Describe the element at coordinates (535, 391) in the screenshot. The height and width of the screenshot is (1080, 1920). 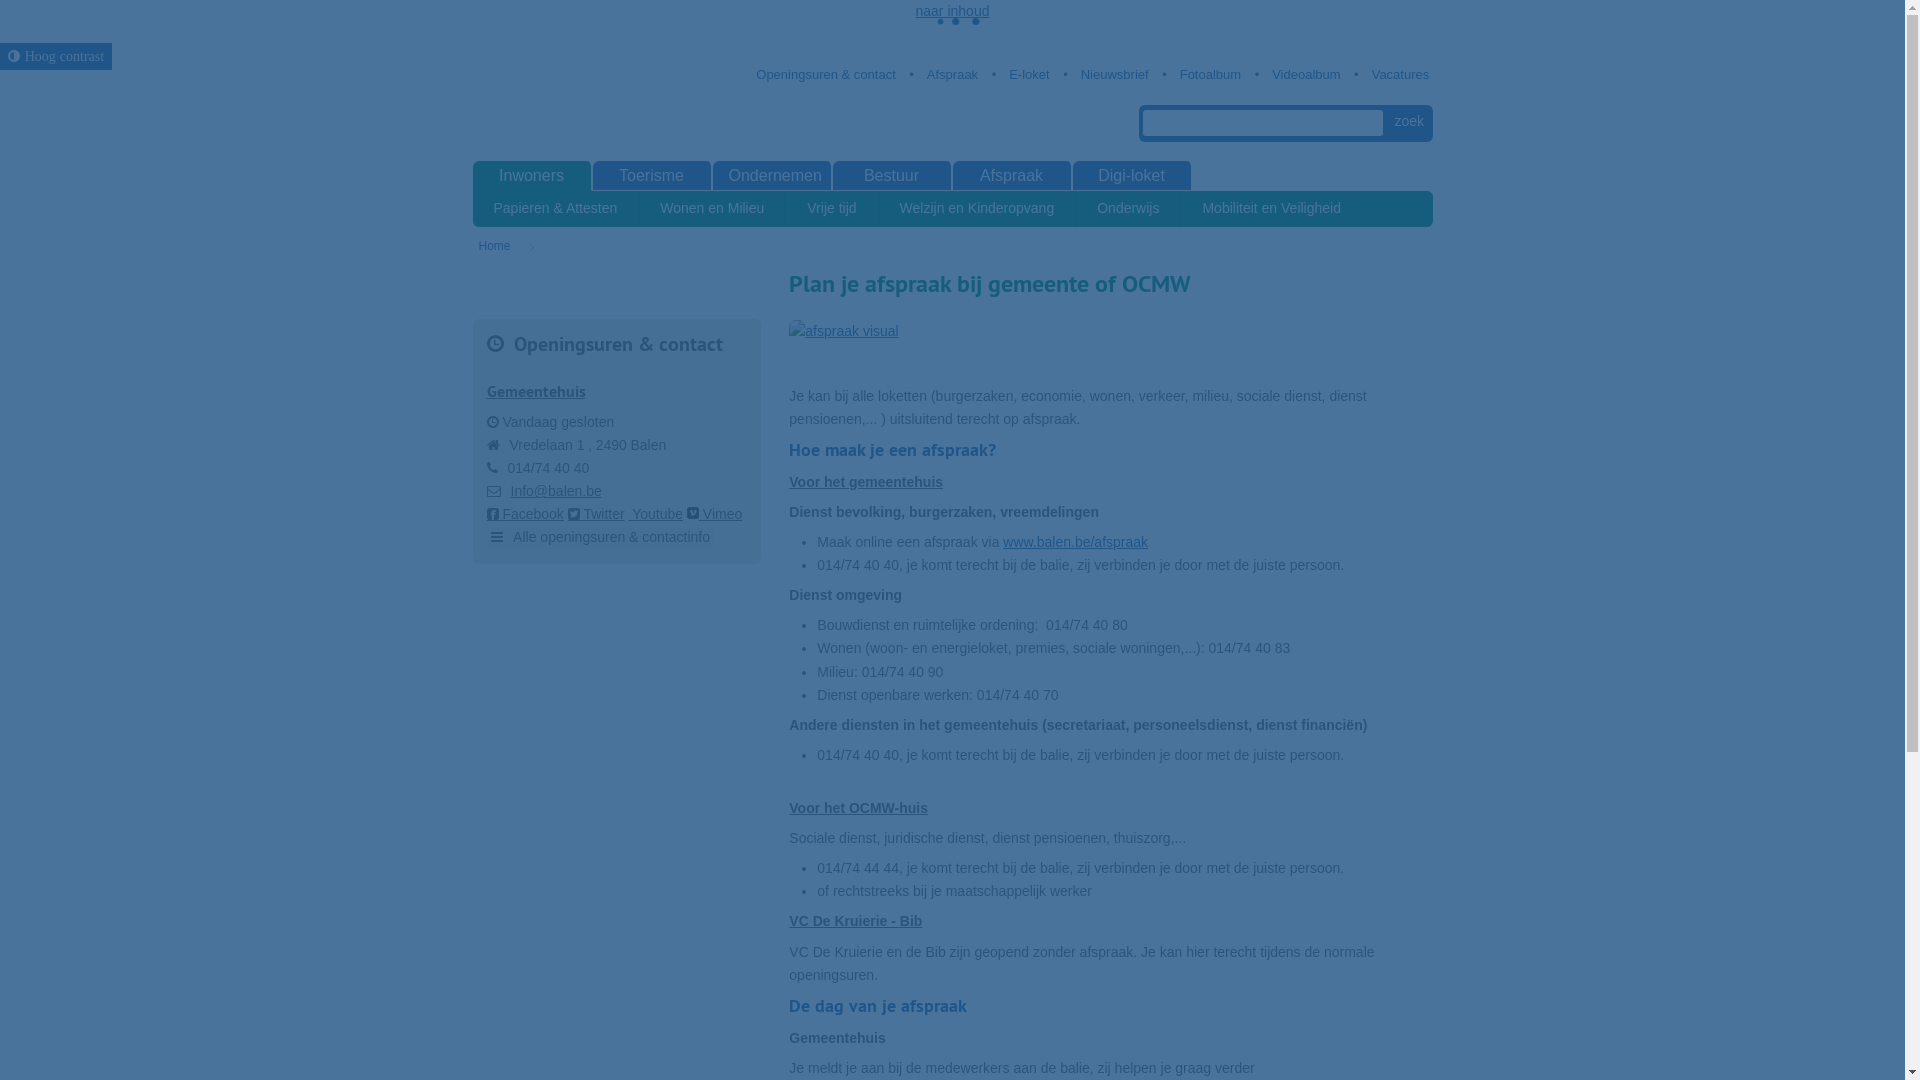
I see `'Gemeentehuis'` at that location.